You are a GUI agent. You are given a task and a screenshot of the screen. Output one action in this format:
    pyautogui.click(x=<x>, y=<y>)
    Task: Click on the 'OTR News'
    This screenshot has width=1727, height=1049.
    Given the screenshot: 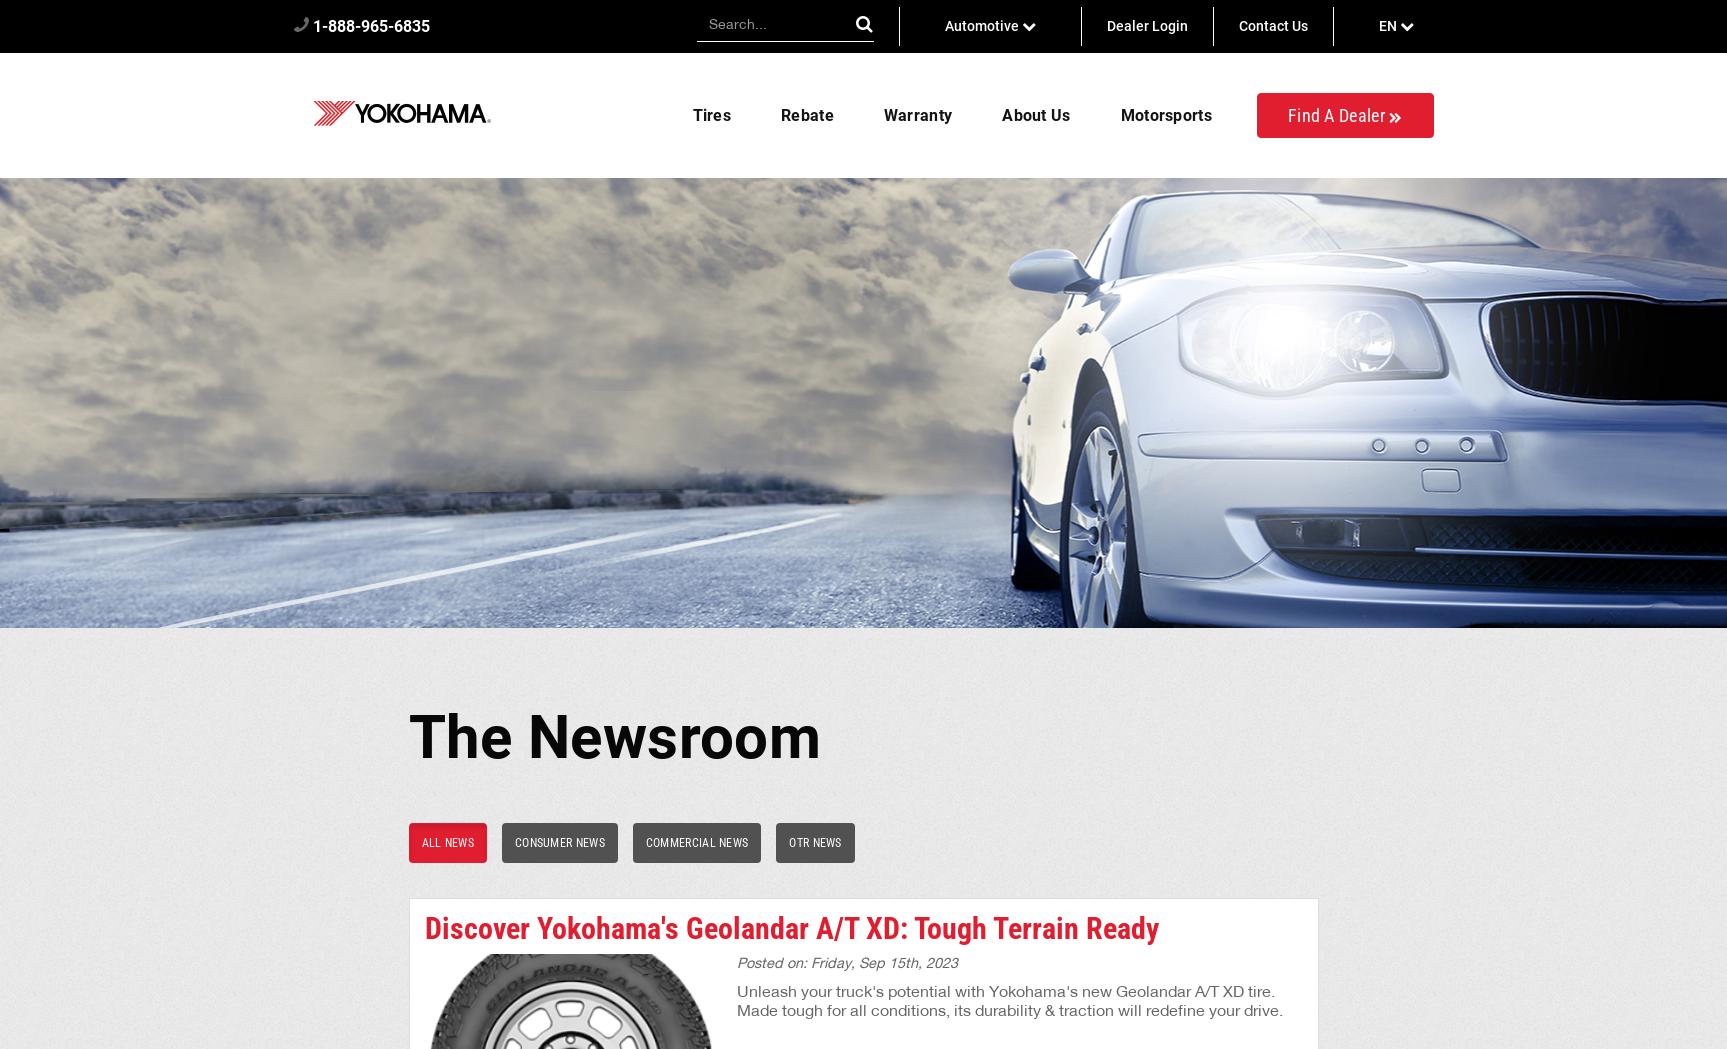 What is the action you would take?
    pyautogui.click(x=789, y=841)
    